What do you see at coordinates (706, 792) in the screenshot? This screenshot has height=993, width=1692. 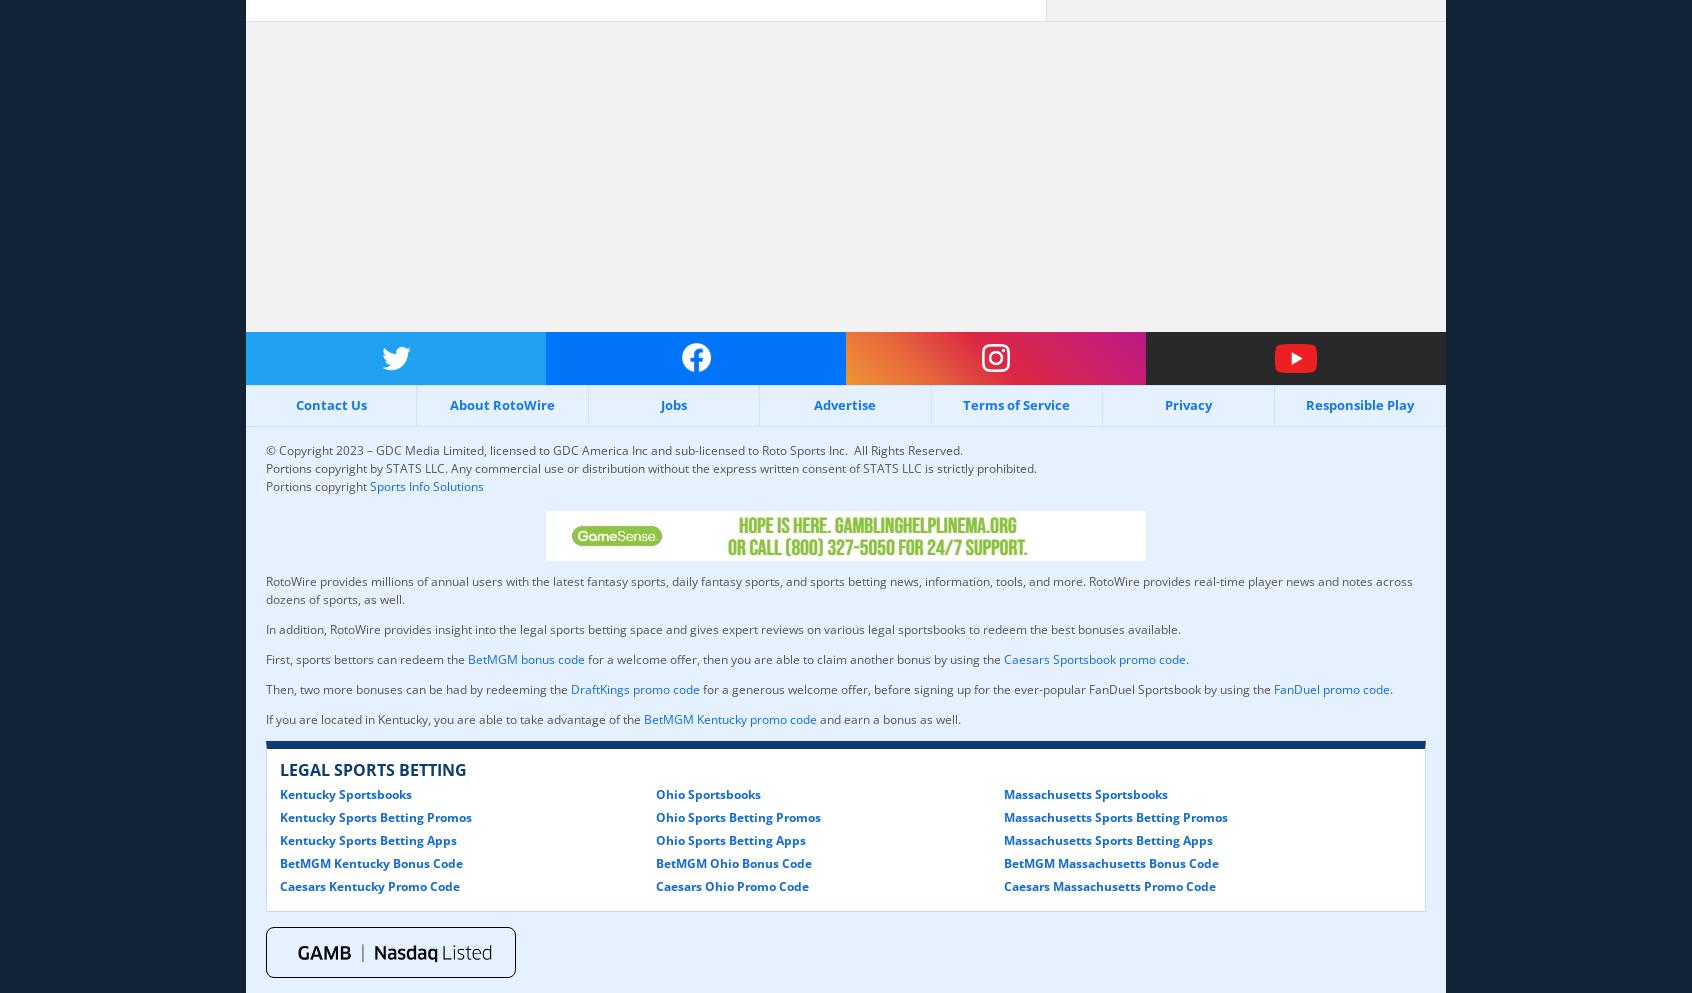 I see `'Ohio Sportsbooks'` at bounding box center [706, 792].